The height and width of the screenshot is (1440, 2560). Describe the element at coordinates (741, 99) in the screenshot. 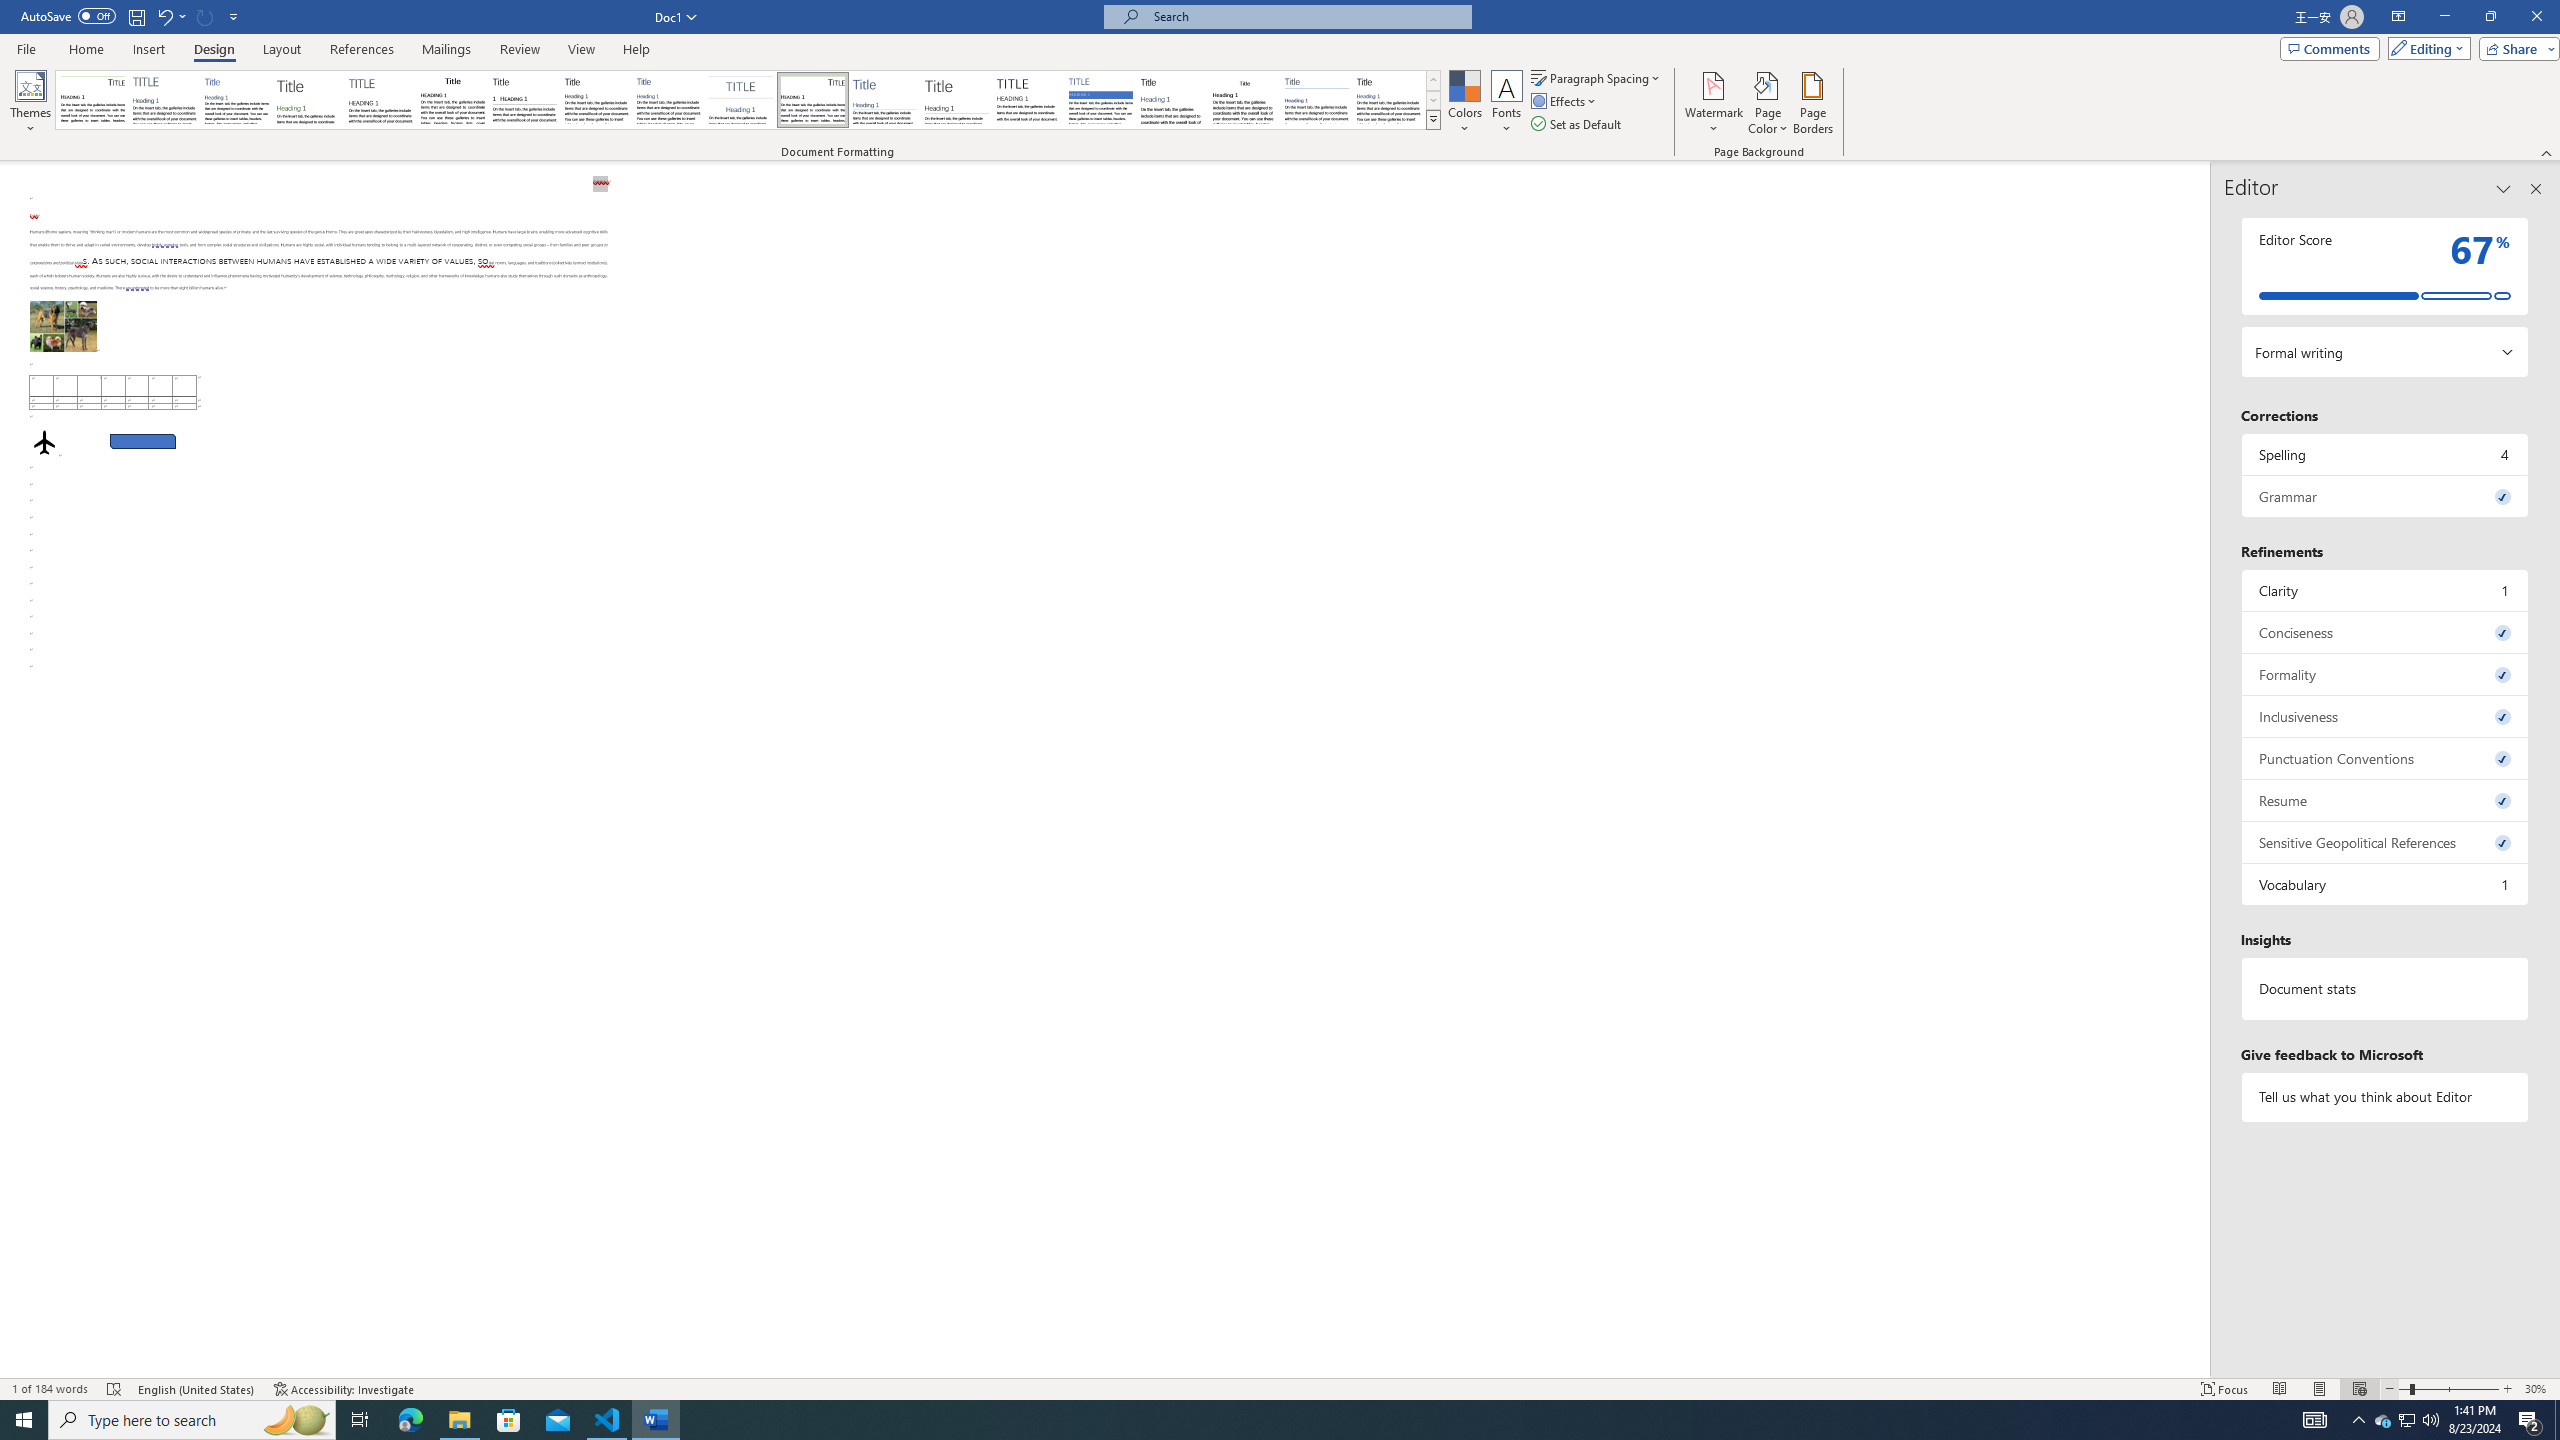

I see `'Centered'` at that location.